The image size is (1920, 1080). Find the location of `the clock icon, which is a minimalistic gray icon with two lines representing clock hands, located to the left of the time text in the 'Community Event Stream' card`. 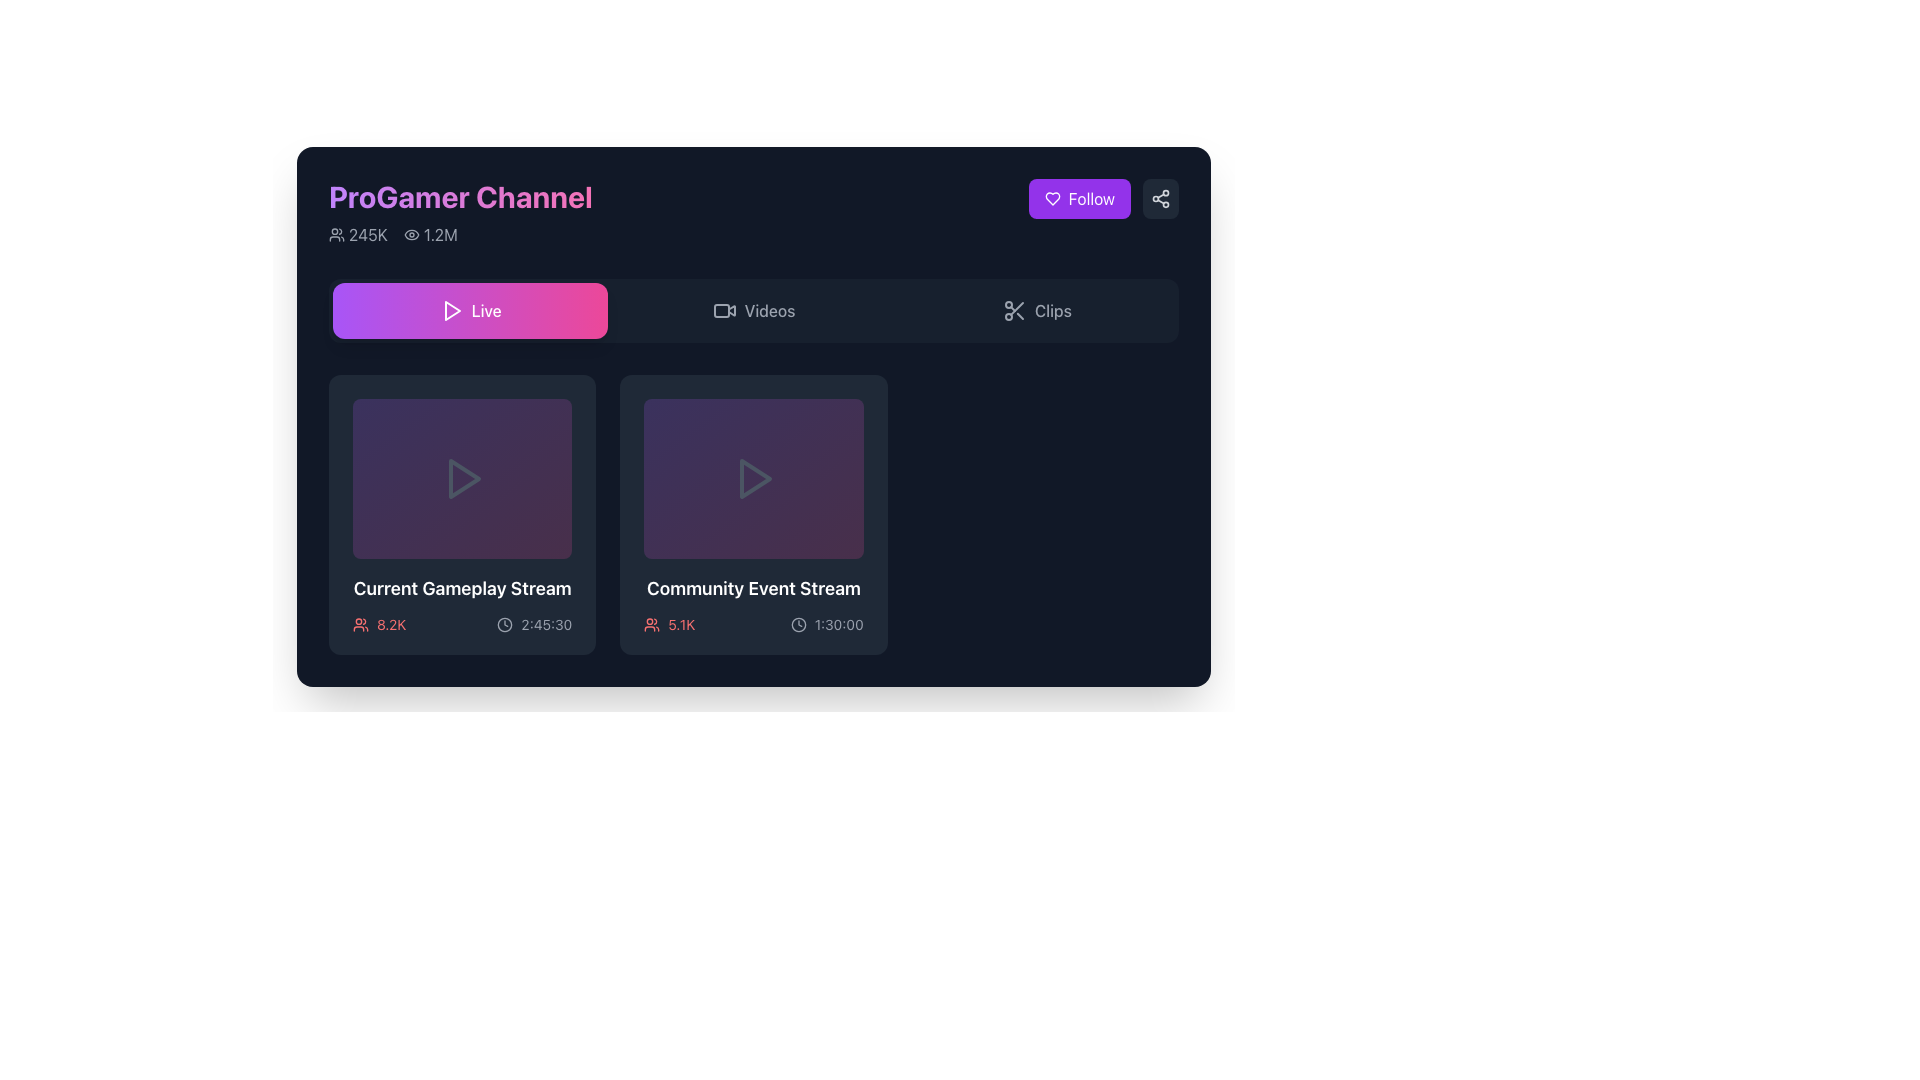

the clock icon, which is a minimalistic gray icon with two lines representing clock hands, located to the left of the time text in the 'Community Event Stream' card is located at coordinates (797, 623).